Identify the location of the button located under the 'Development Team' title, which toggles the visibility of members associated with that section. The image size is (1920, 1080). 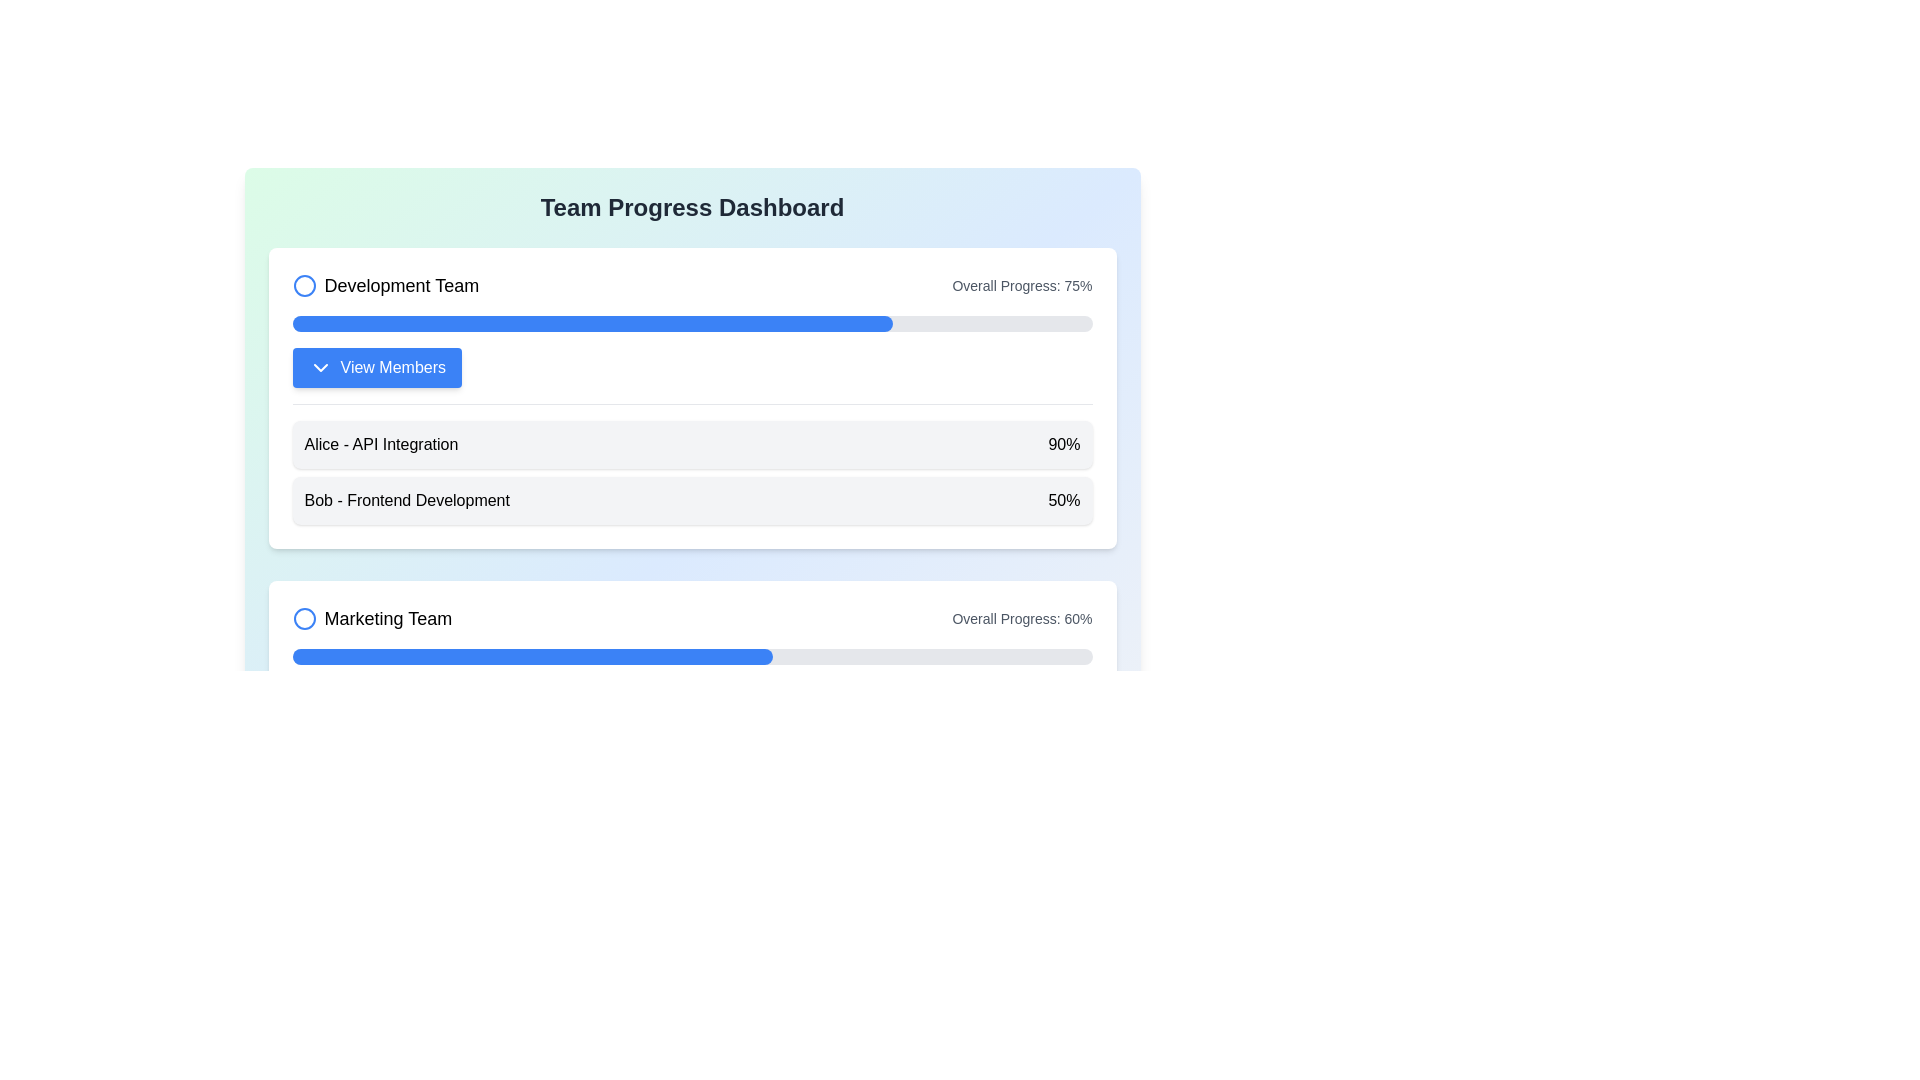
(377, 367).